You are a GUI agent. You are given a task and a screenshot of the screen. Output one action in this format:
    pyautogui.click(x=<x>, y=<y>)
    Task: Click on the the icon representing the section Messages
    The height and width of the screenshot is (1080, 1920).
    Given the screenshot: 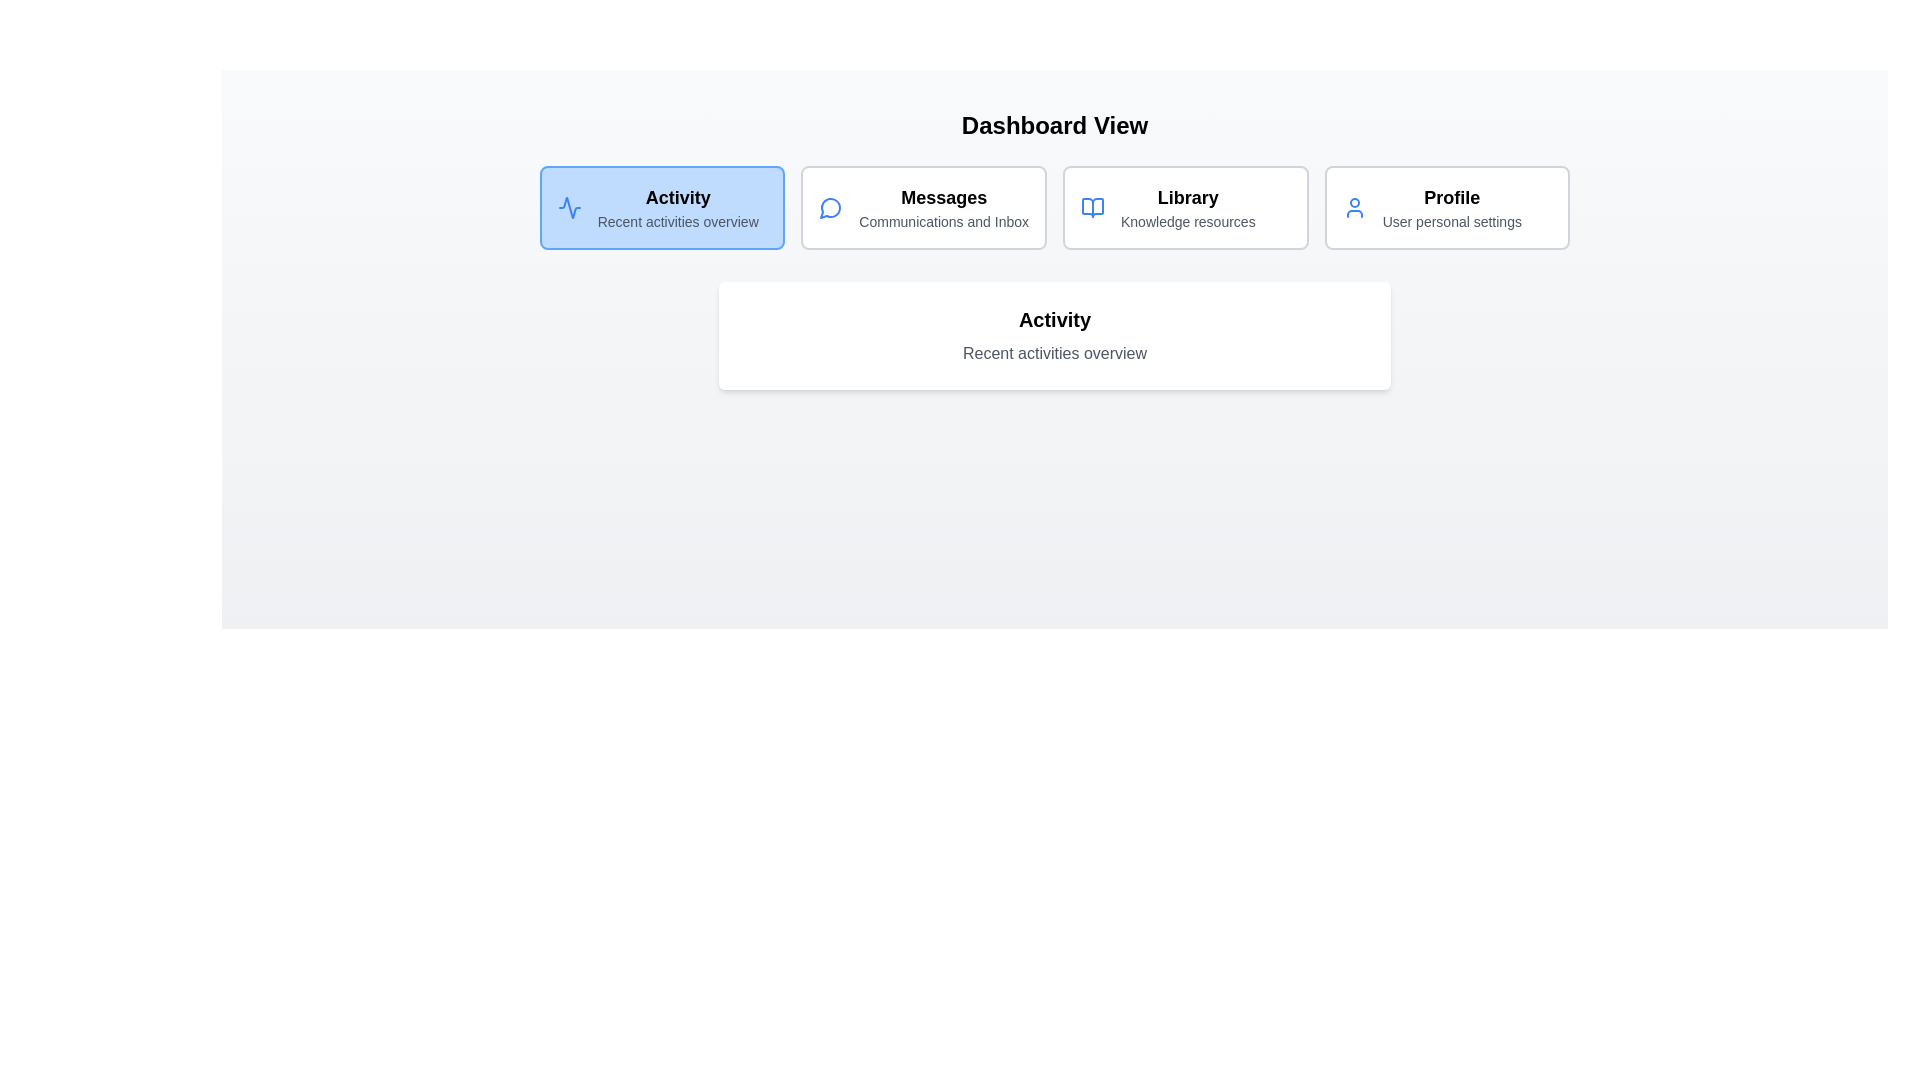 What is the action you would take?
    pyautogui.click(x=831, y=208)
    